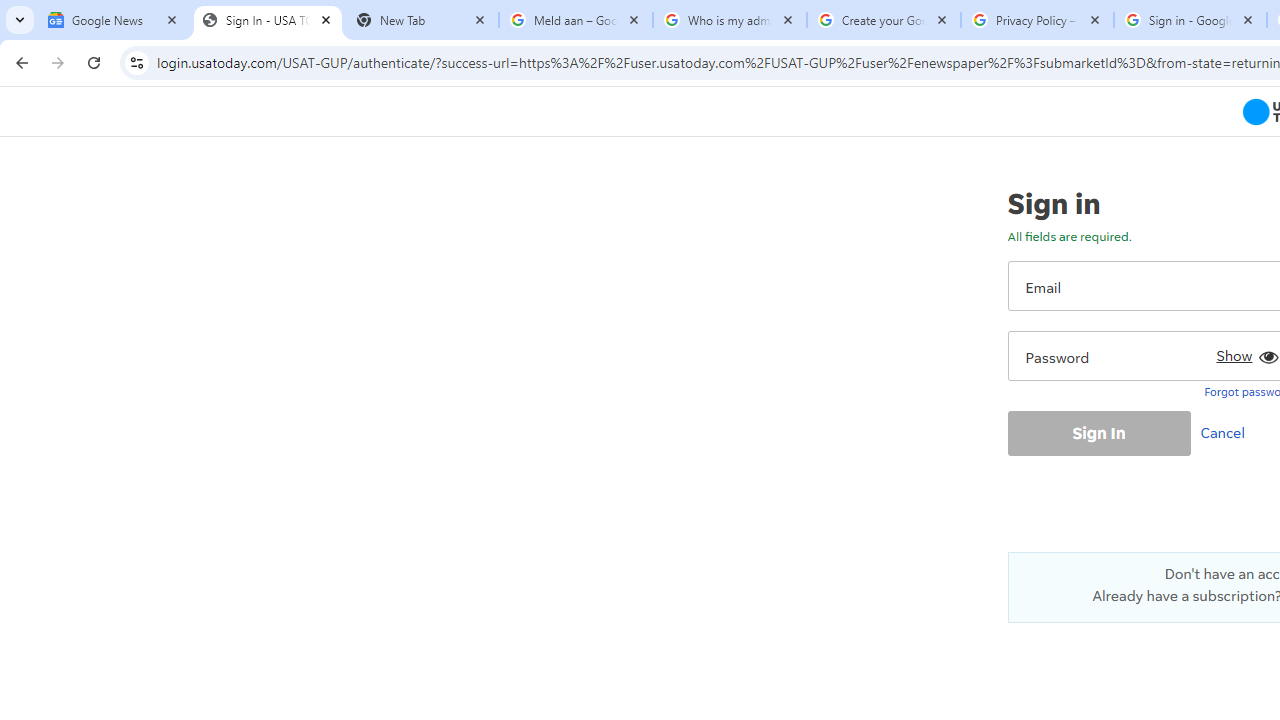 This screenshot has height=720, width=1280. Describe the element at coordinates (1226, 431) in the screenshot. I see `'Cancel'` at that location.